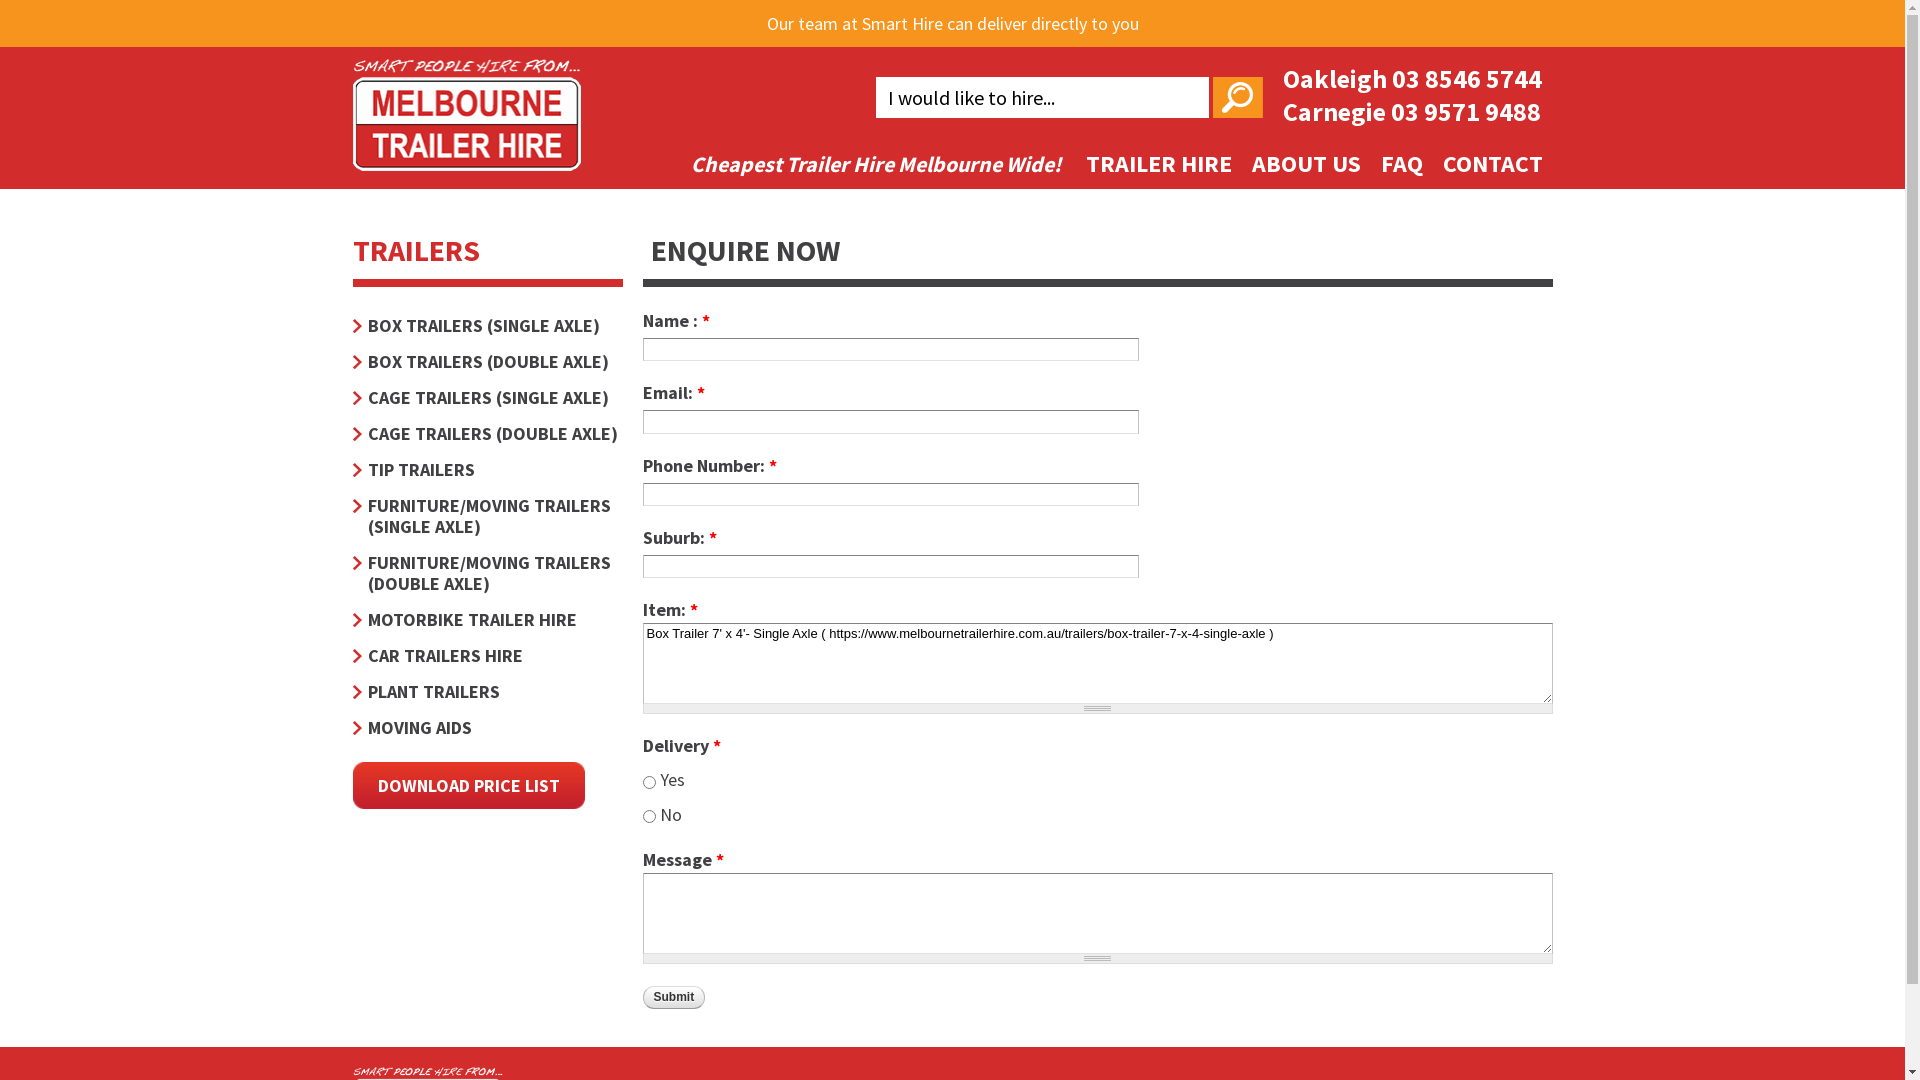  Describe the element at coordinates (464, 156) in the screenshot. I see `'Trailer Rental Melbourne'` at that location.